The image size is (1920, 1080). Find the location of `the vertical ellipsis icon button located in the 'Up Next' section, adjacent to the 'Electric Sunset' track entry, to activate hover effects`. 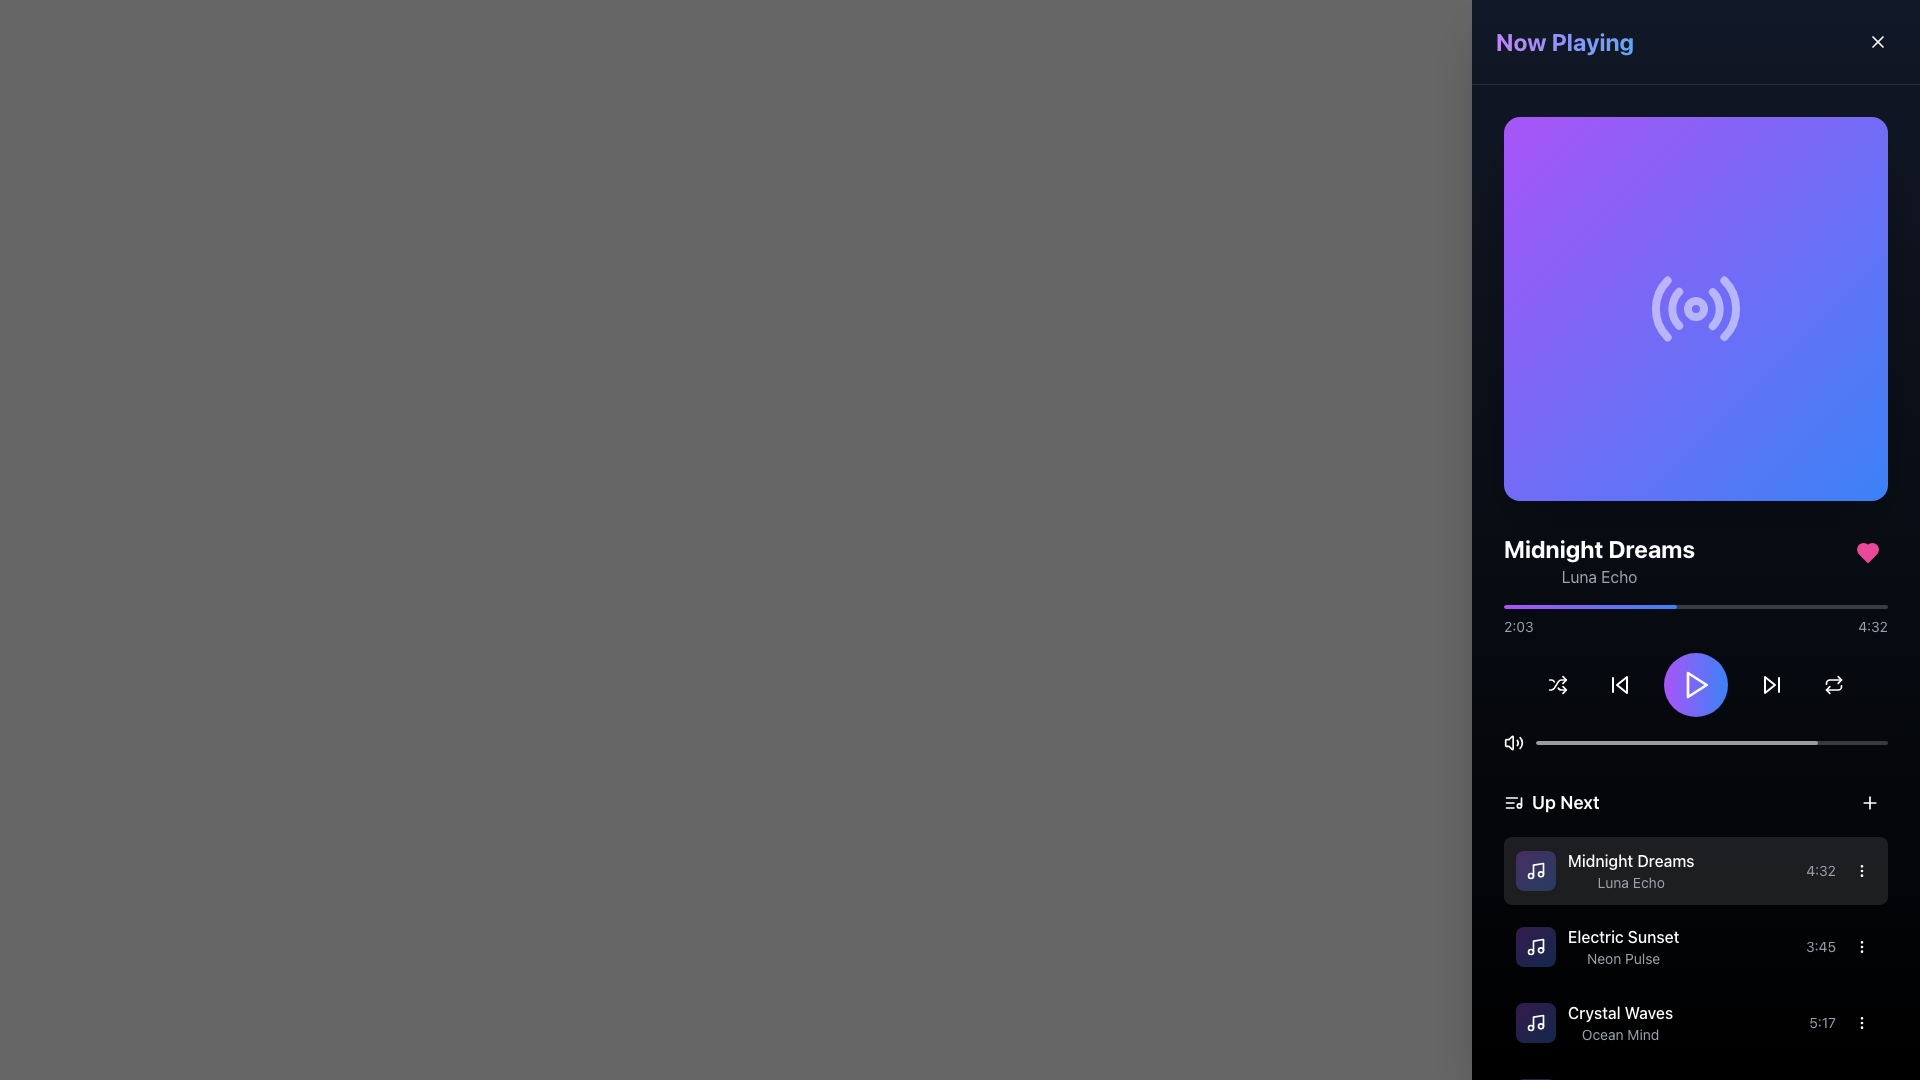

the vertical ellipsis icon button located in the 'Up Next' section, adjacent to the 'Electric Sunset' track entry, to activate hover effects is located at coordinates (1861, 946).